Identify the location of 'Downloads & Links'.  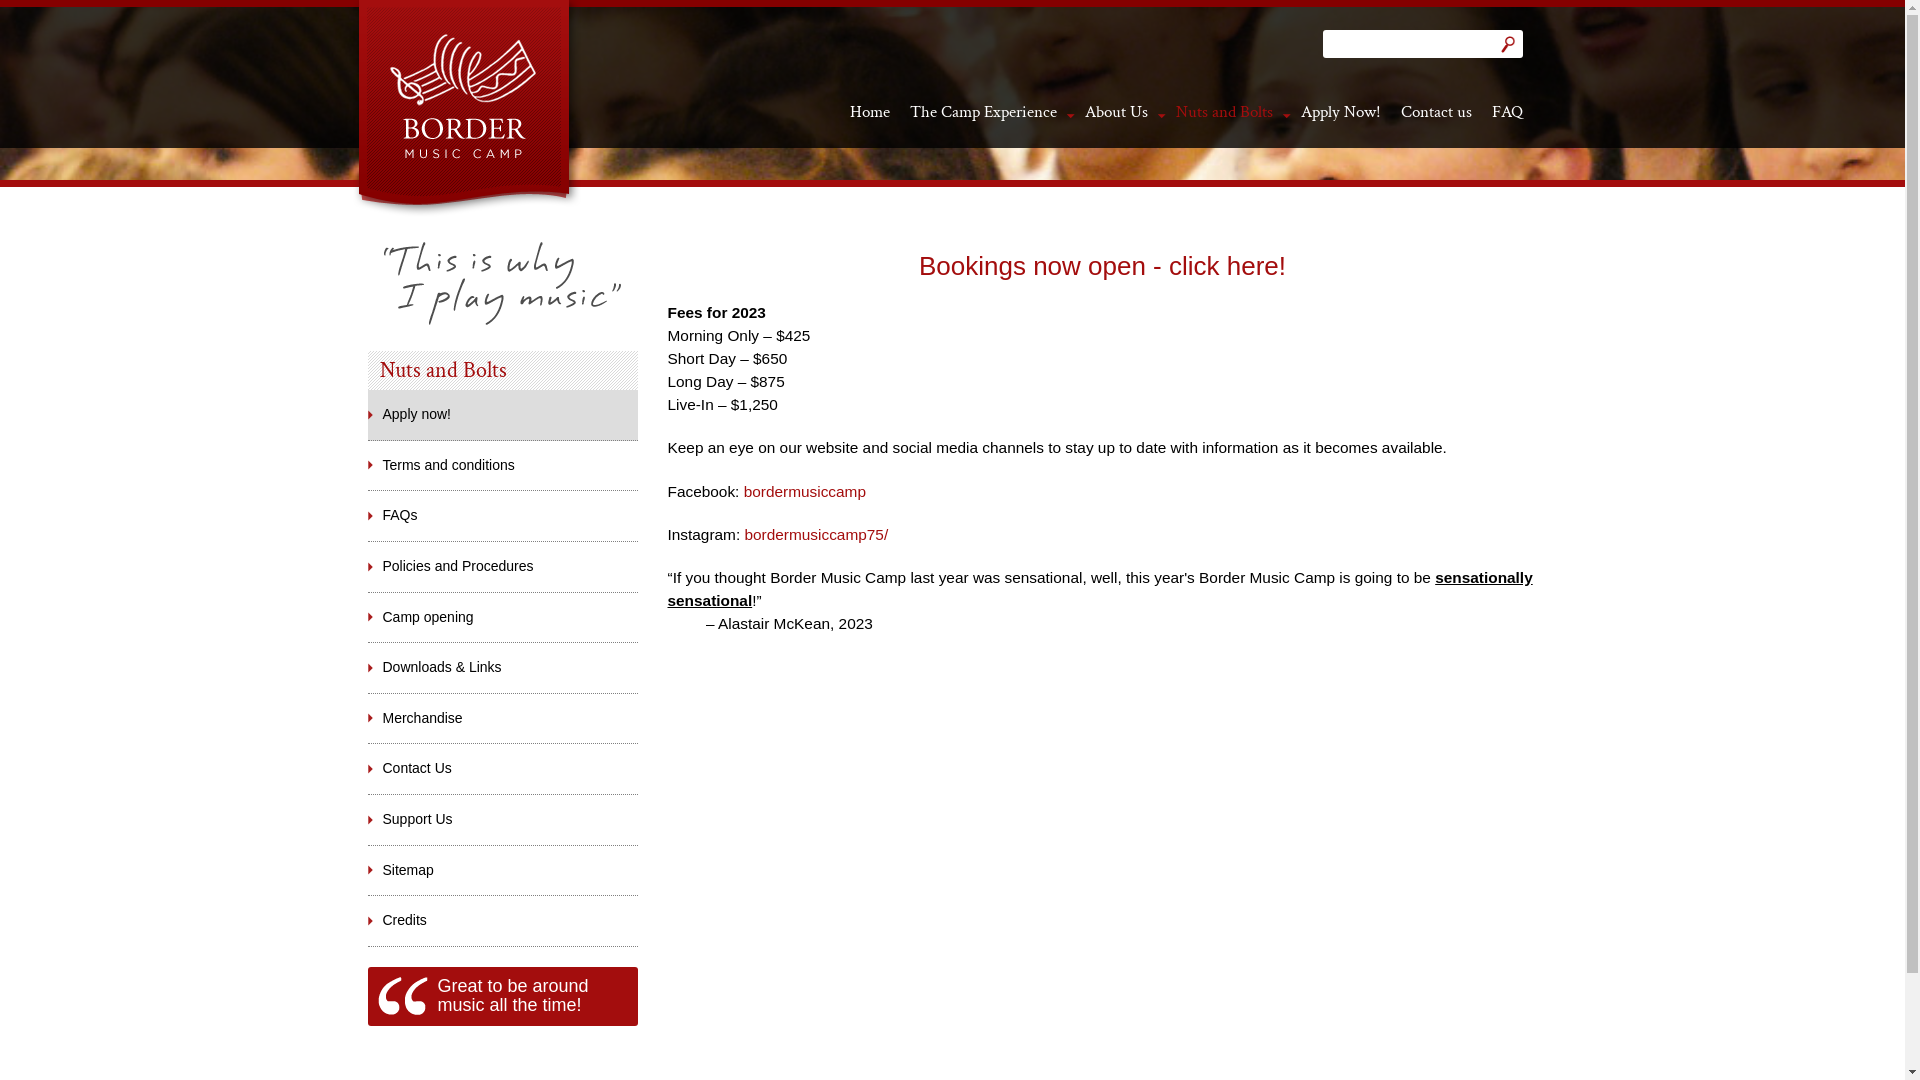
(503, 667).